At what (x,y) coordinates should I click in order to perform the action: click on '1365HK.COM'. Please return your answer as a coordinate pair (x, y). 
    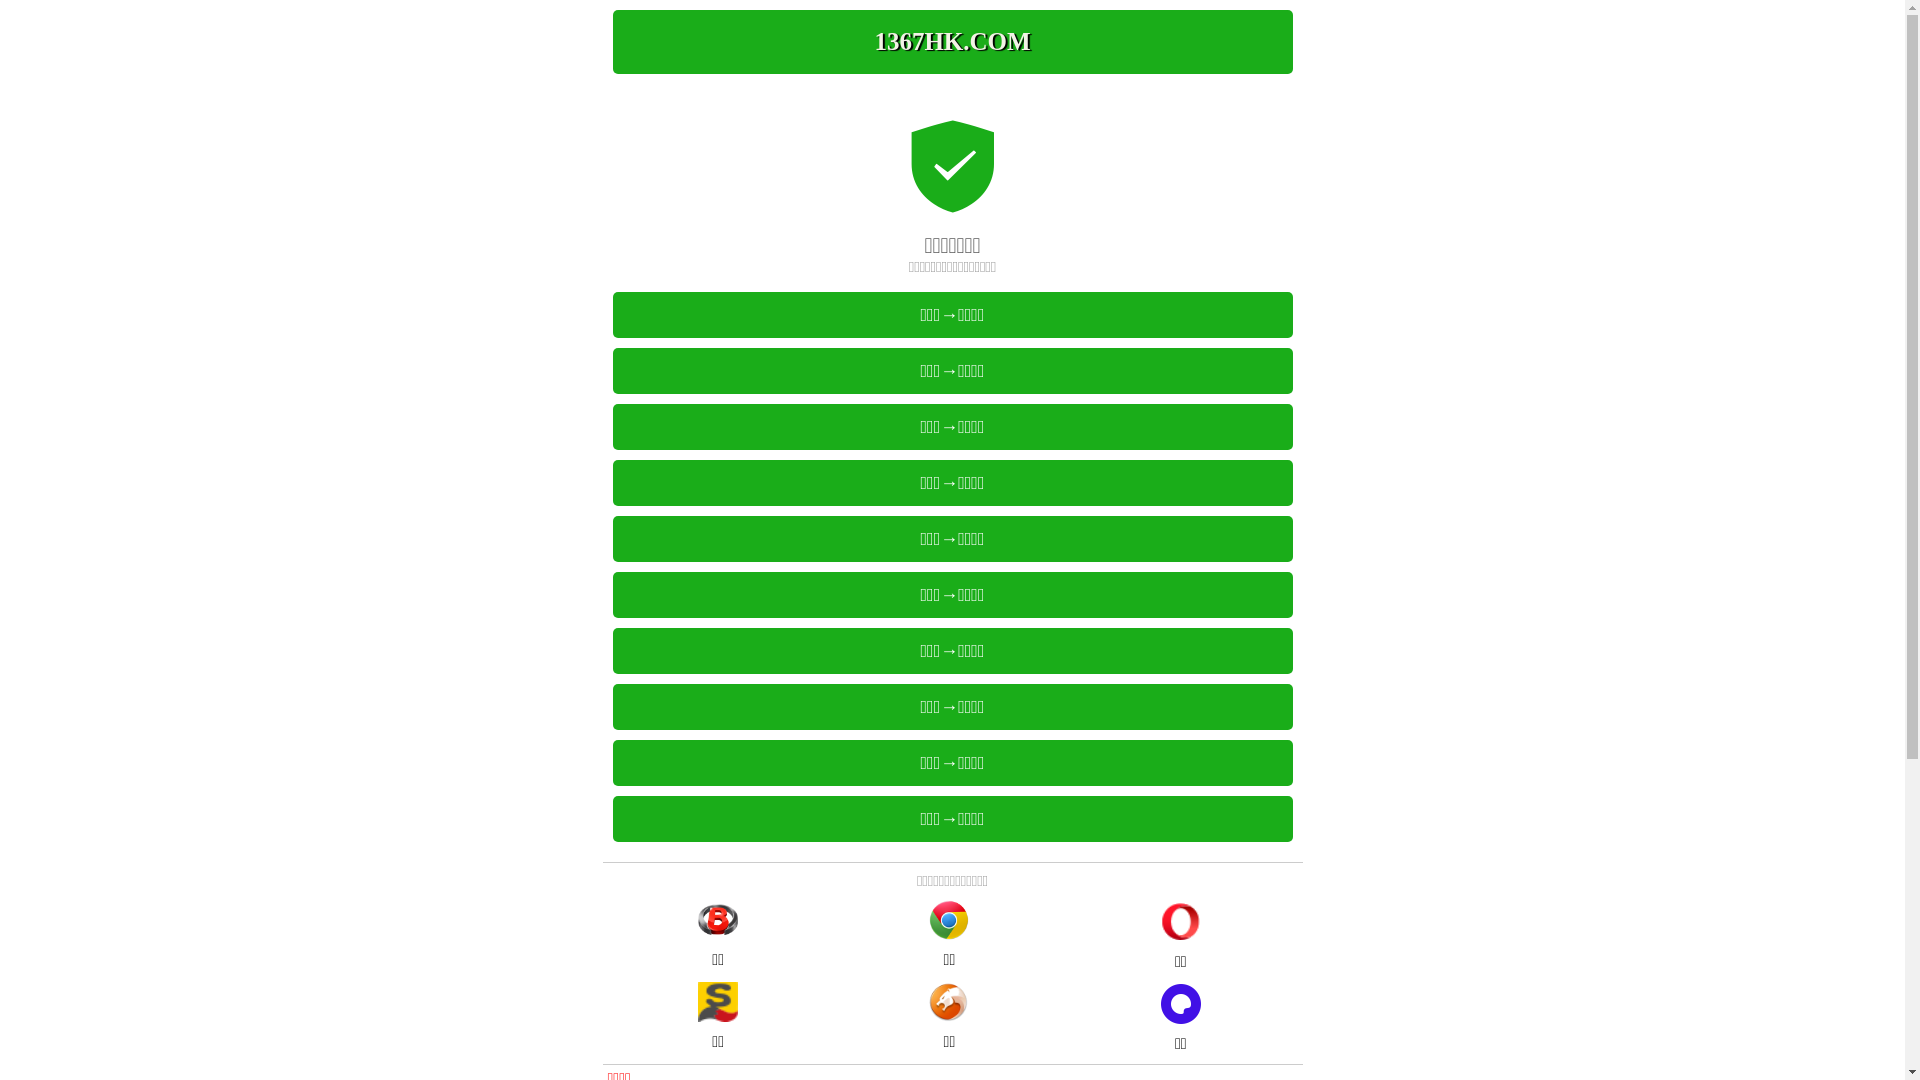
    Looking at the image, I should click on (950, 42).